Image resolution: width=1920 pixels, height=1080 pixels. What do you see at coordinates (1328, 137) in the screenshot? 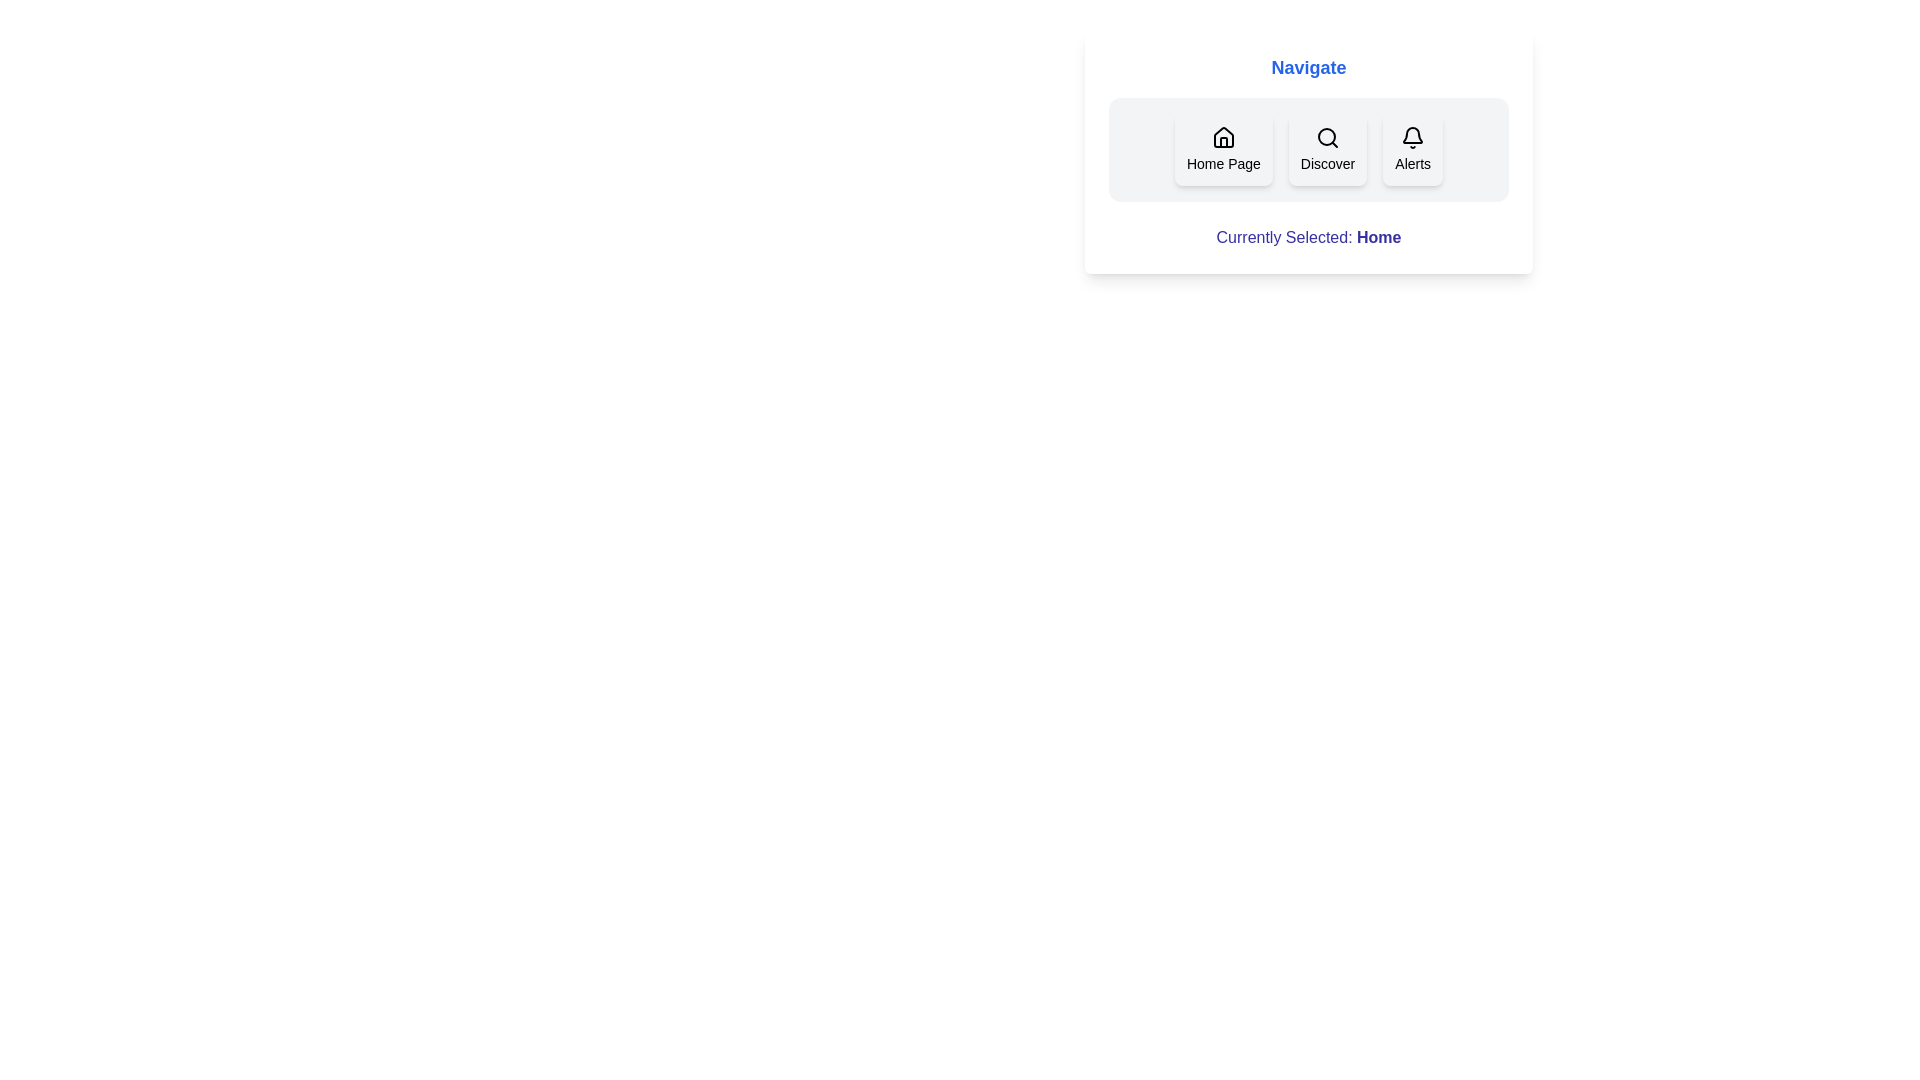
I see `the magnifying glass icon located above the text 'Discover' in the navigation button` at bounding box center [1328, 137].